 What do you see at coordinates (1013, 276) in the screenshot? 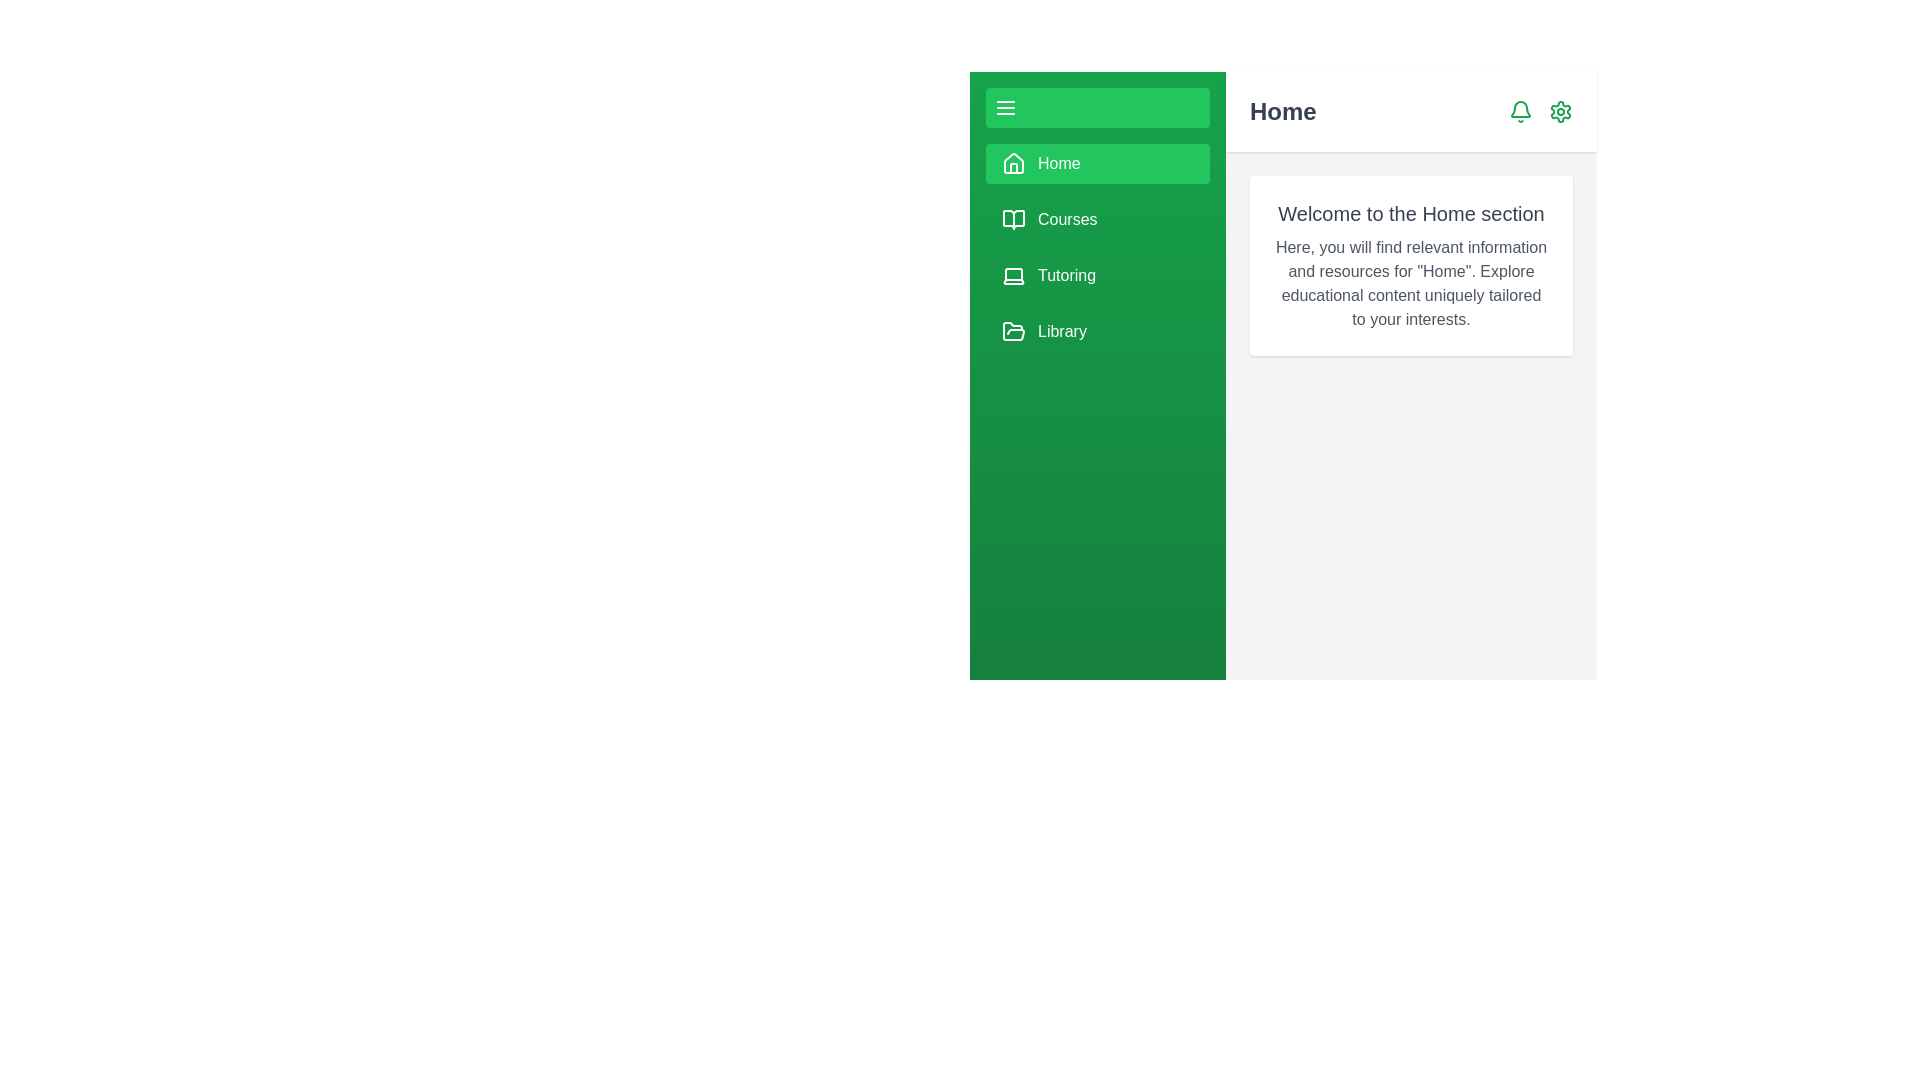
I see `the 'Tutoring' menu option icon located in the navigation menu, which is positioned below the 'Courses' item and above the 'Library'` at bounding box center [1013, 276].